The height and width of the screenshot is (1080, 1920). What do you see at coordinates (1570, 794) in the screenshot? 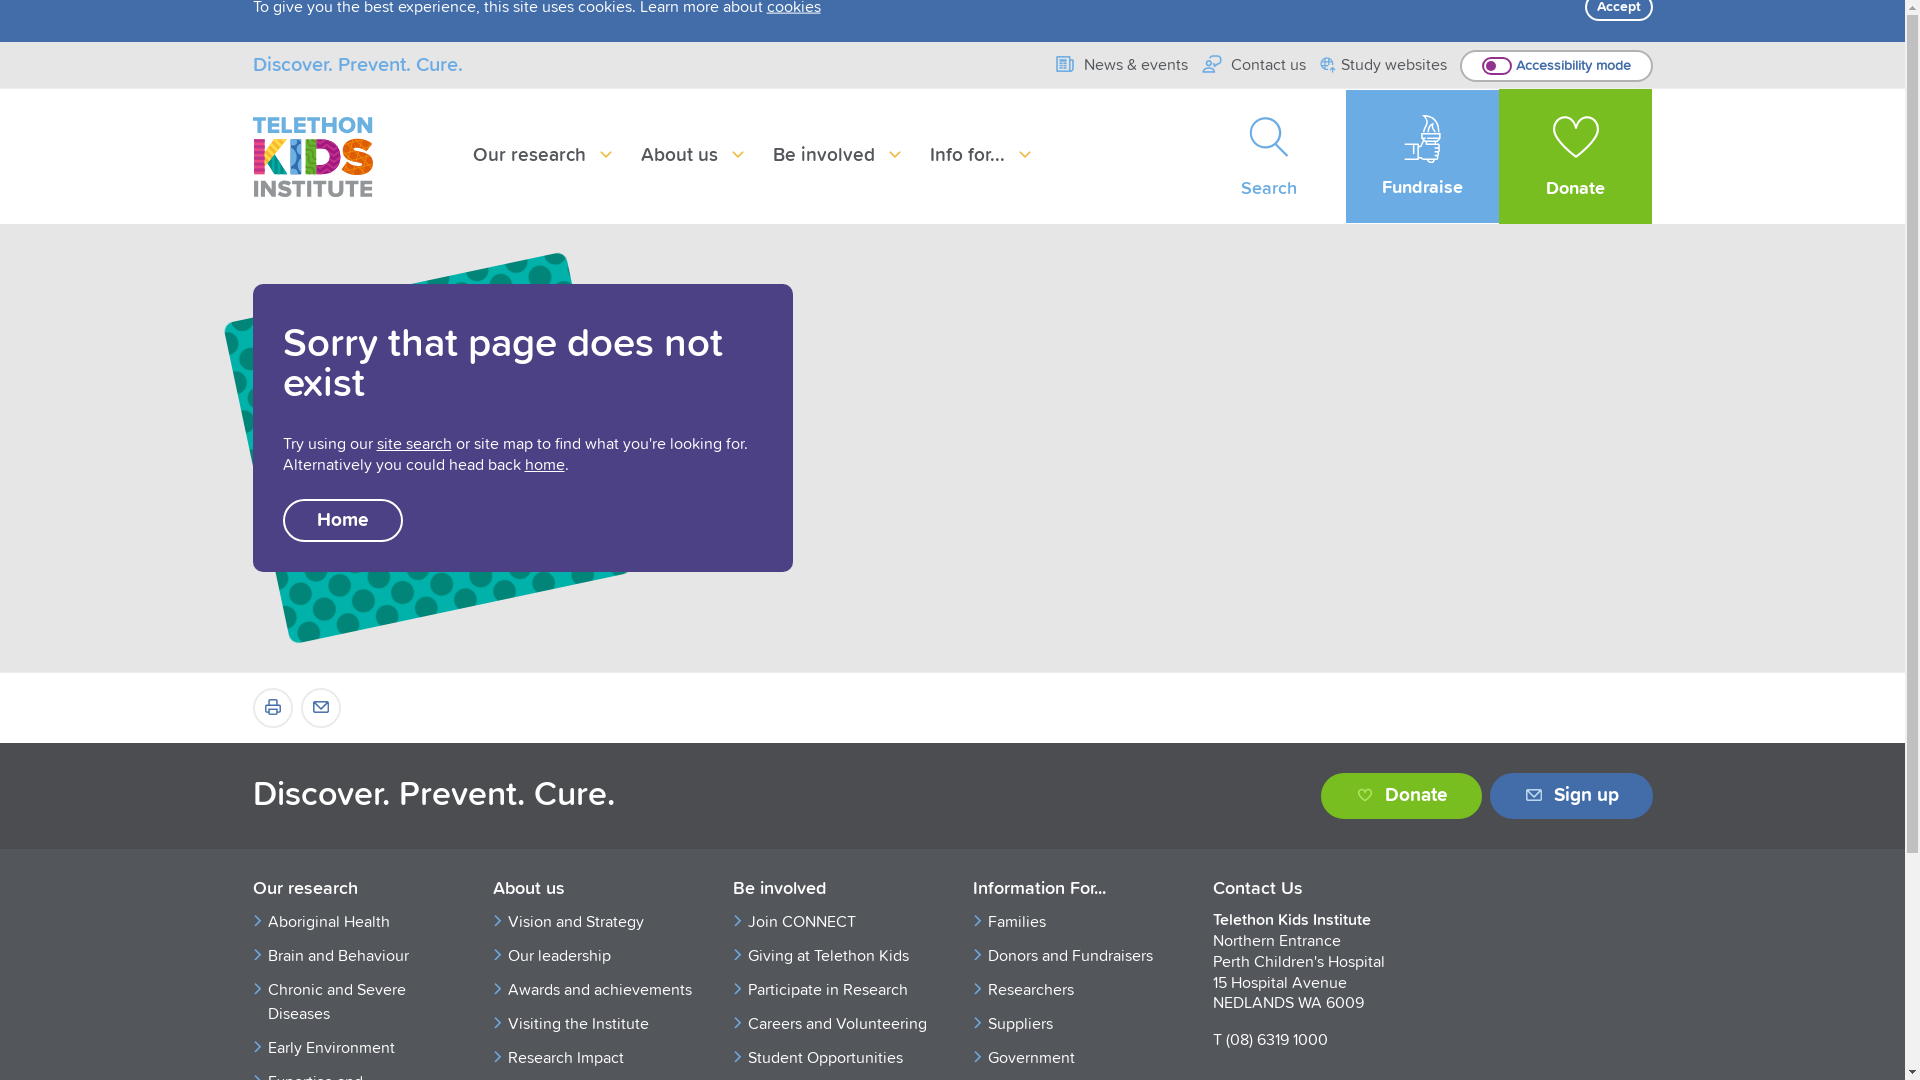
I see `'Sign up'` at bounding box center [1570, 794].